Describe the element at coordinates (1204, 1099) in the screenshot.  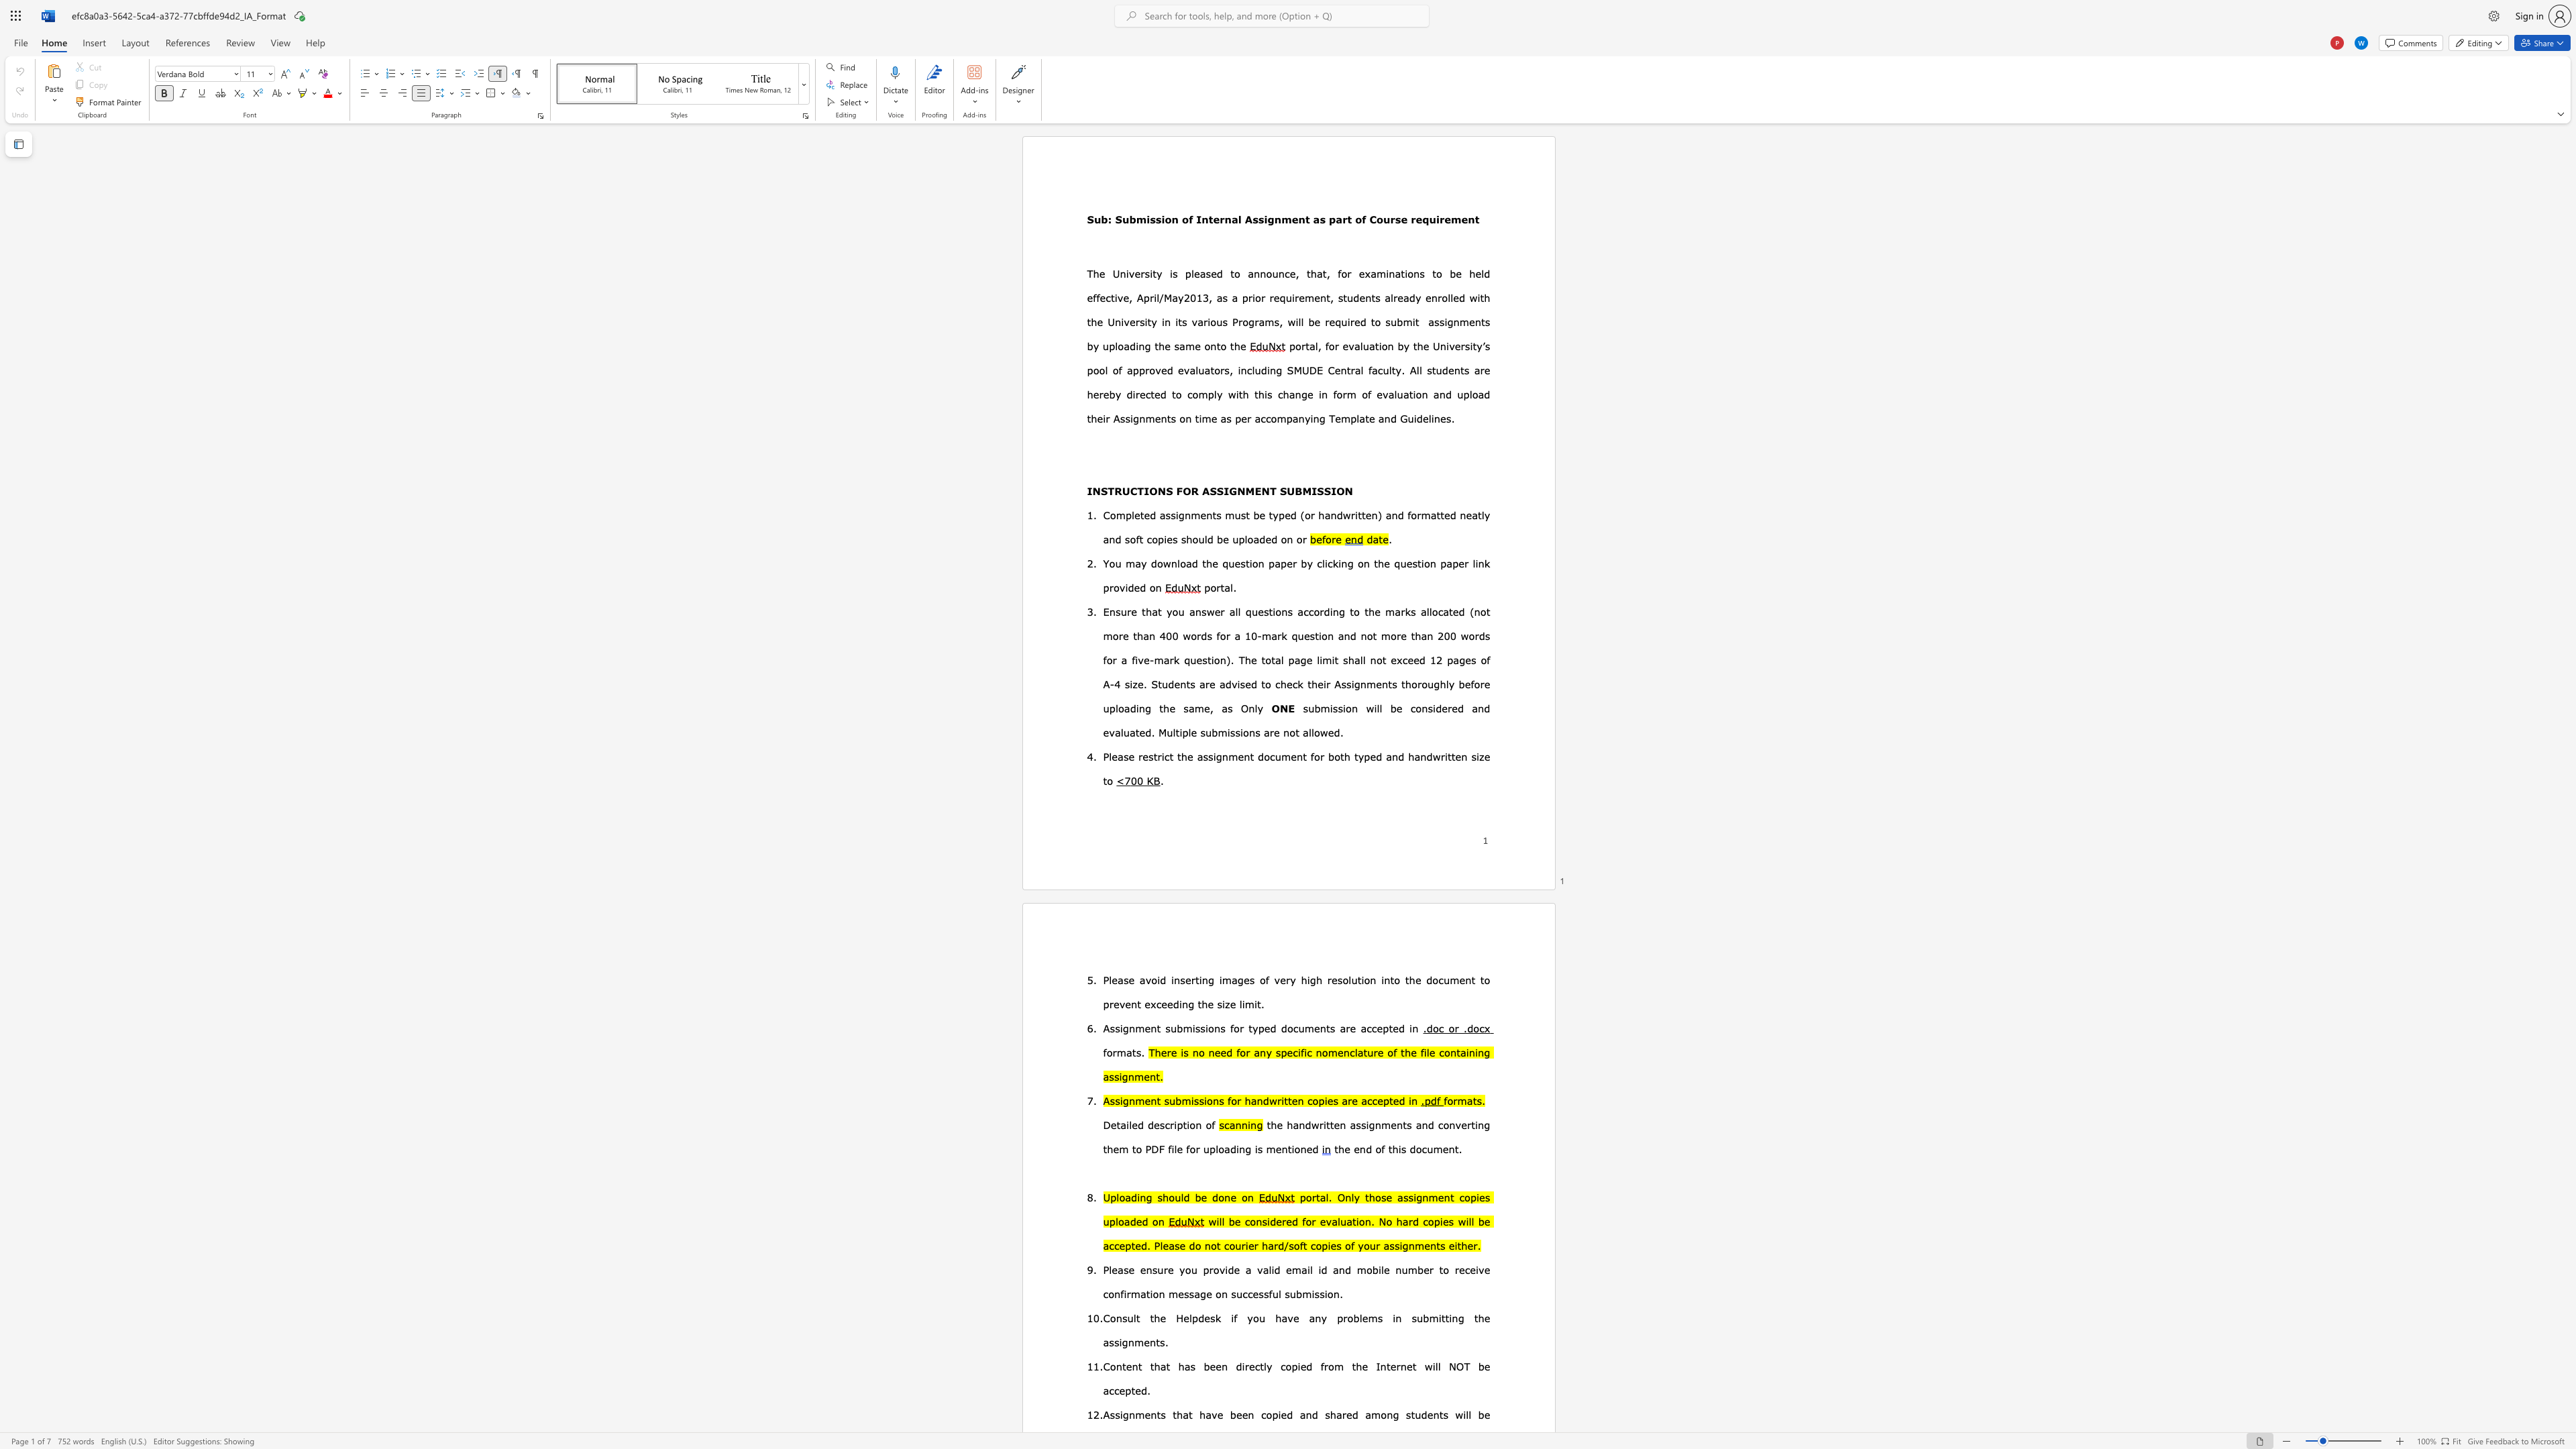
I see `the subset text "ions for handwritten copies are accepted in" within the text "Assignment submissions for handwritten copies are accepted in"` at that location.